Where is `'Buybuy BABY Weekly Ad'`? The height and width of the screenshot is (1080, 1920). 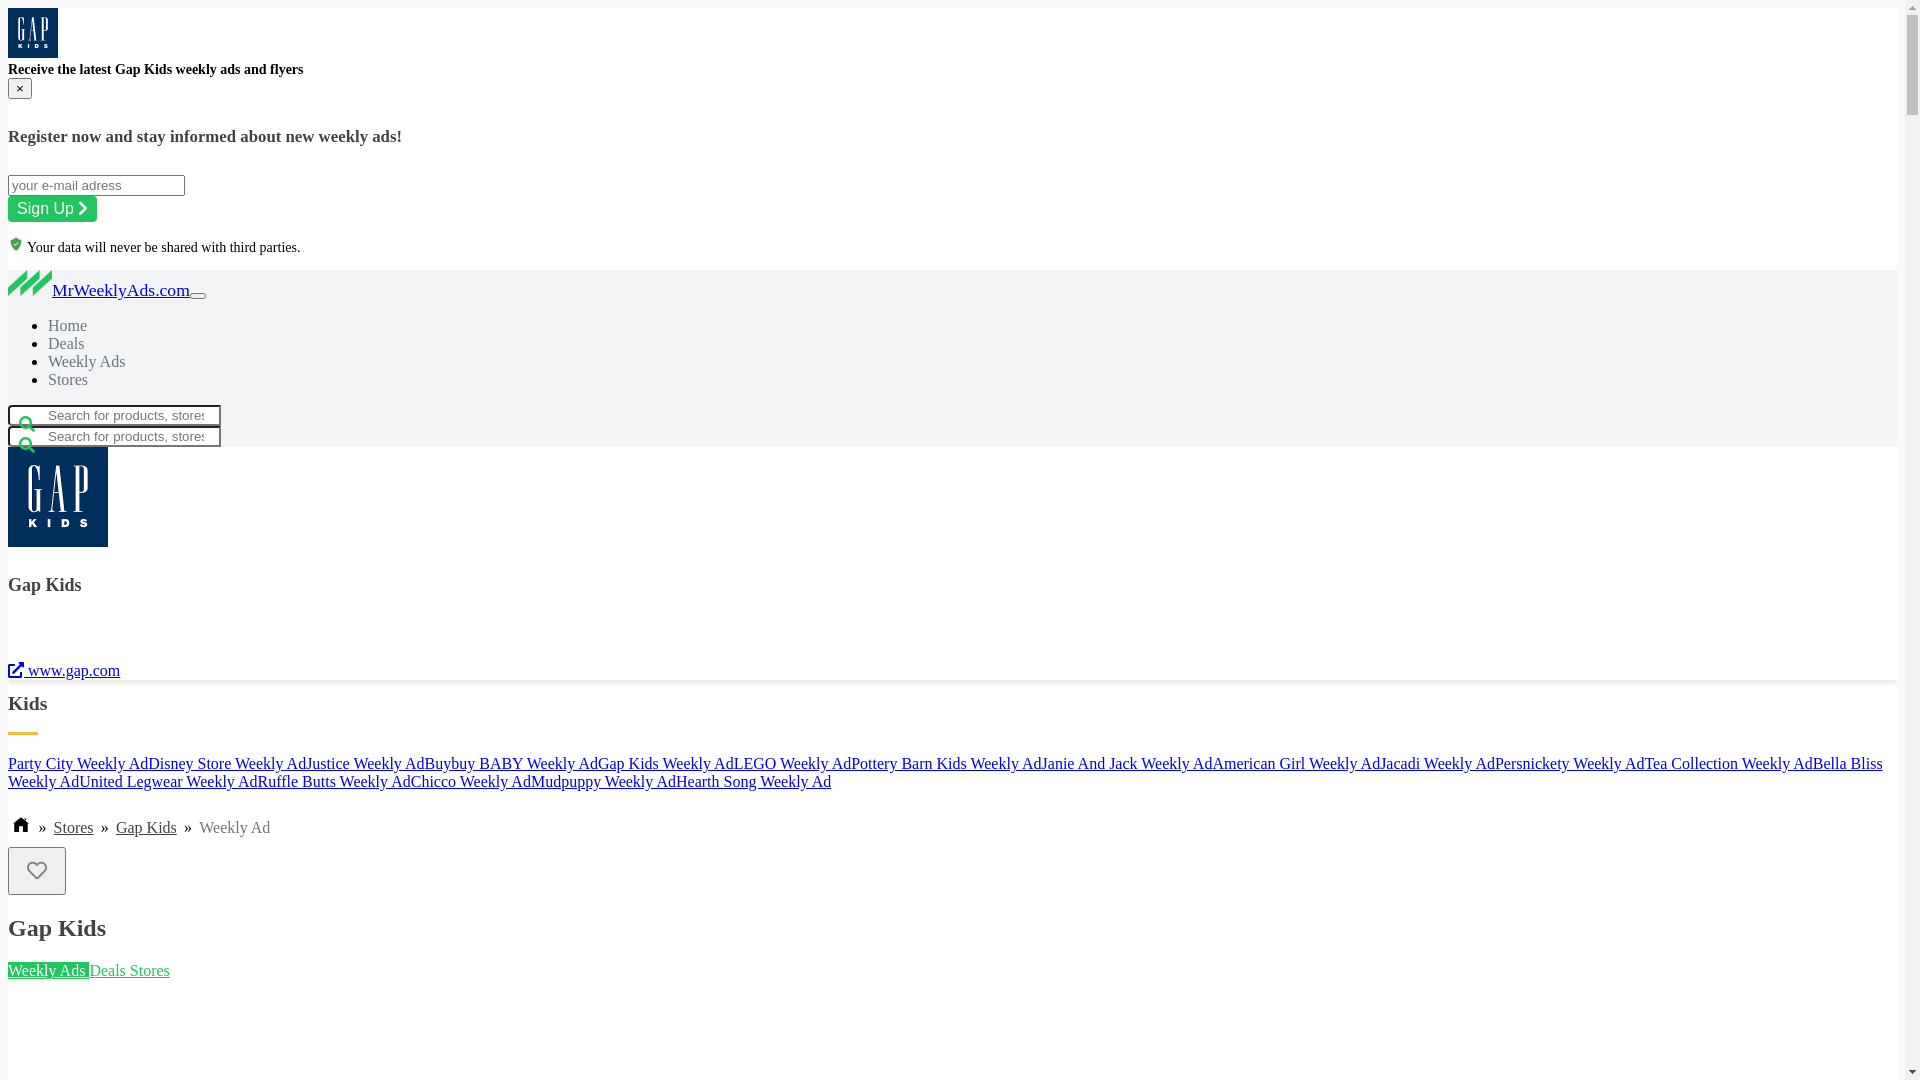 'Buybuy BABY Weekly Ad' is located at coordinates (511, 763).